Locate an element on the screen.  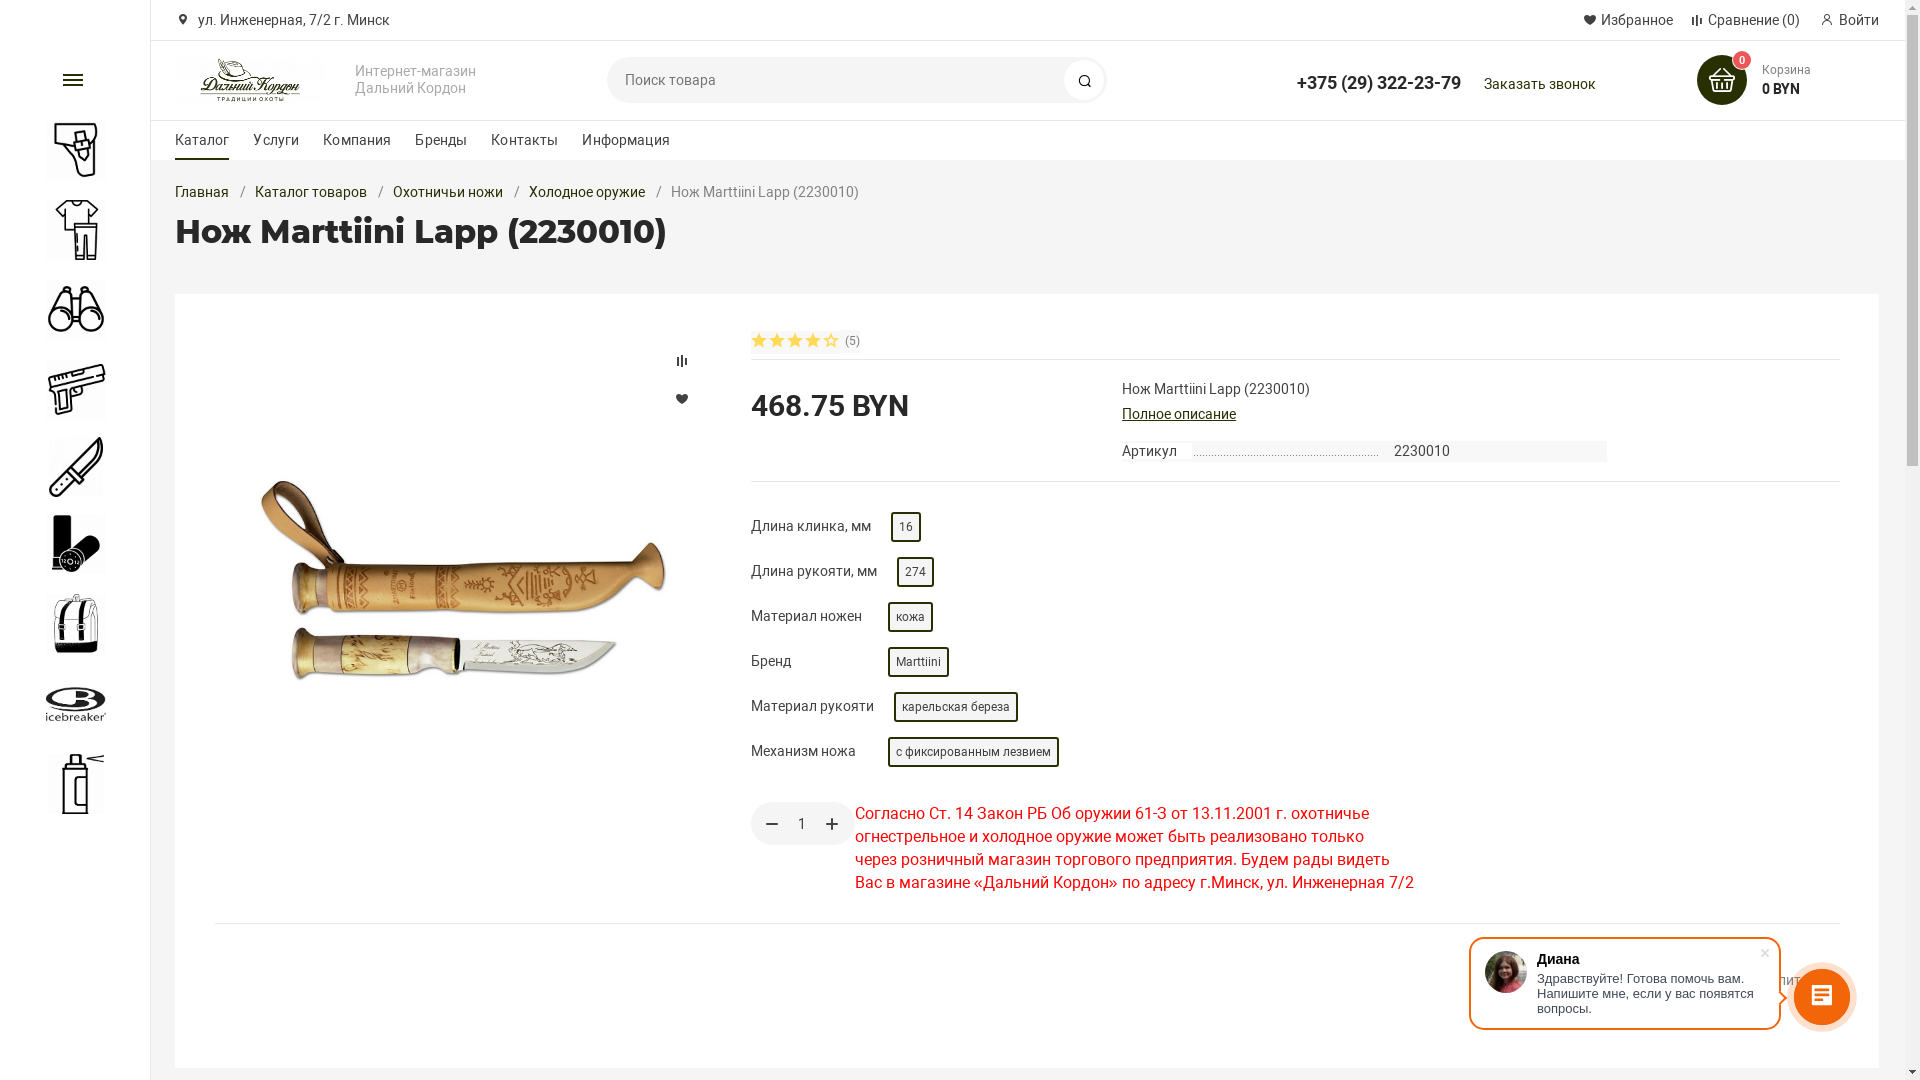
'4' is located at coordinates (814, 341).